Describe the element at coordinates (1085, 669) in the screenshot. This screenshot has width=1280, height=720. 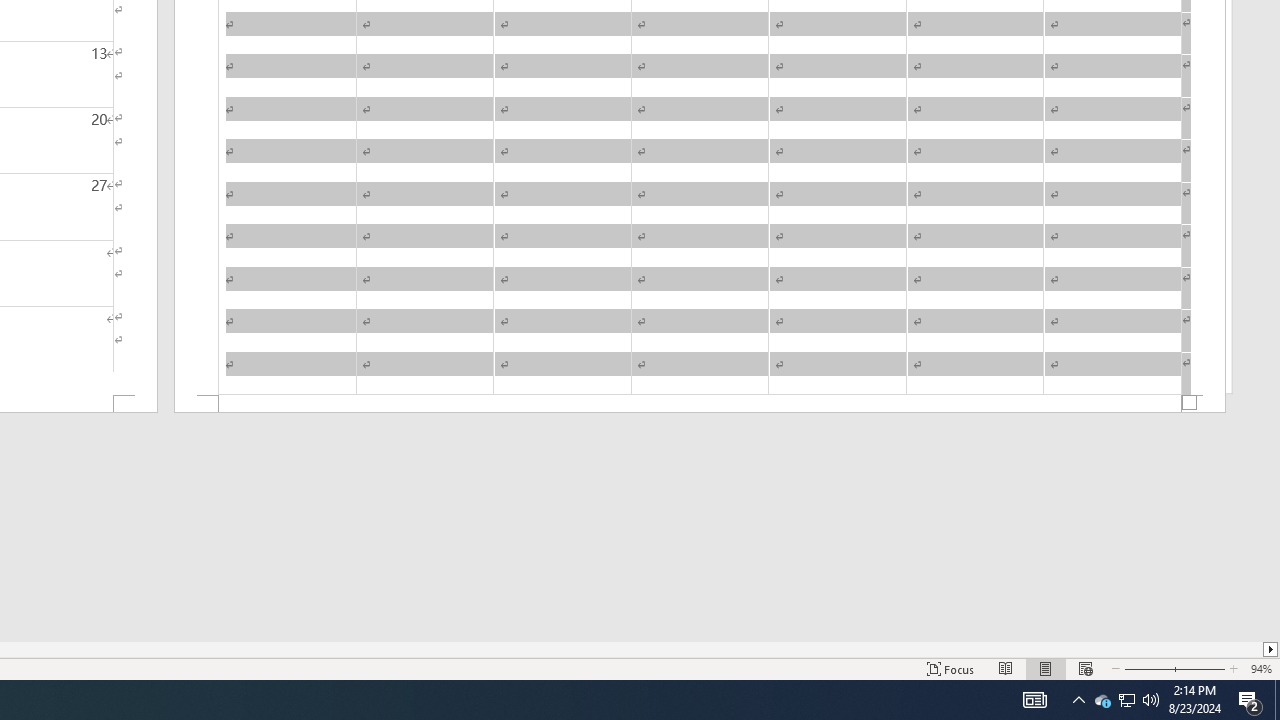
I see `'Web Layout'` at that location.